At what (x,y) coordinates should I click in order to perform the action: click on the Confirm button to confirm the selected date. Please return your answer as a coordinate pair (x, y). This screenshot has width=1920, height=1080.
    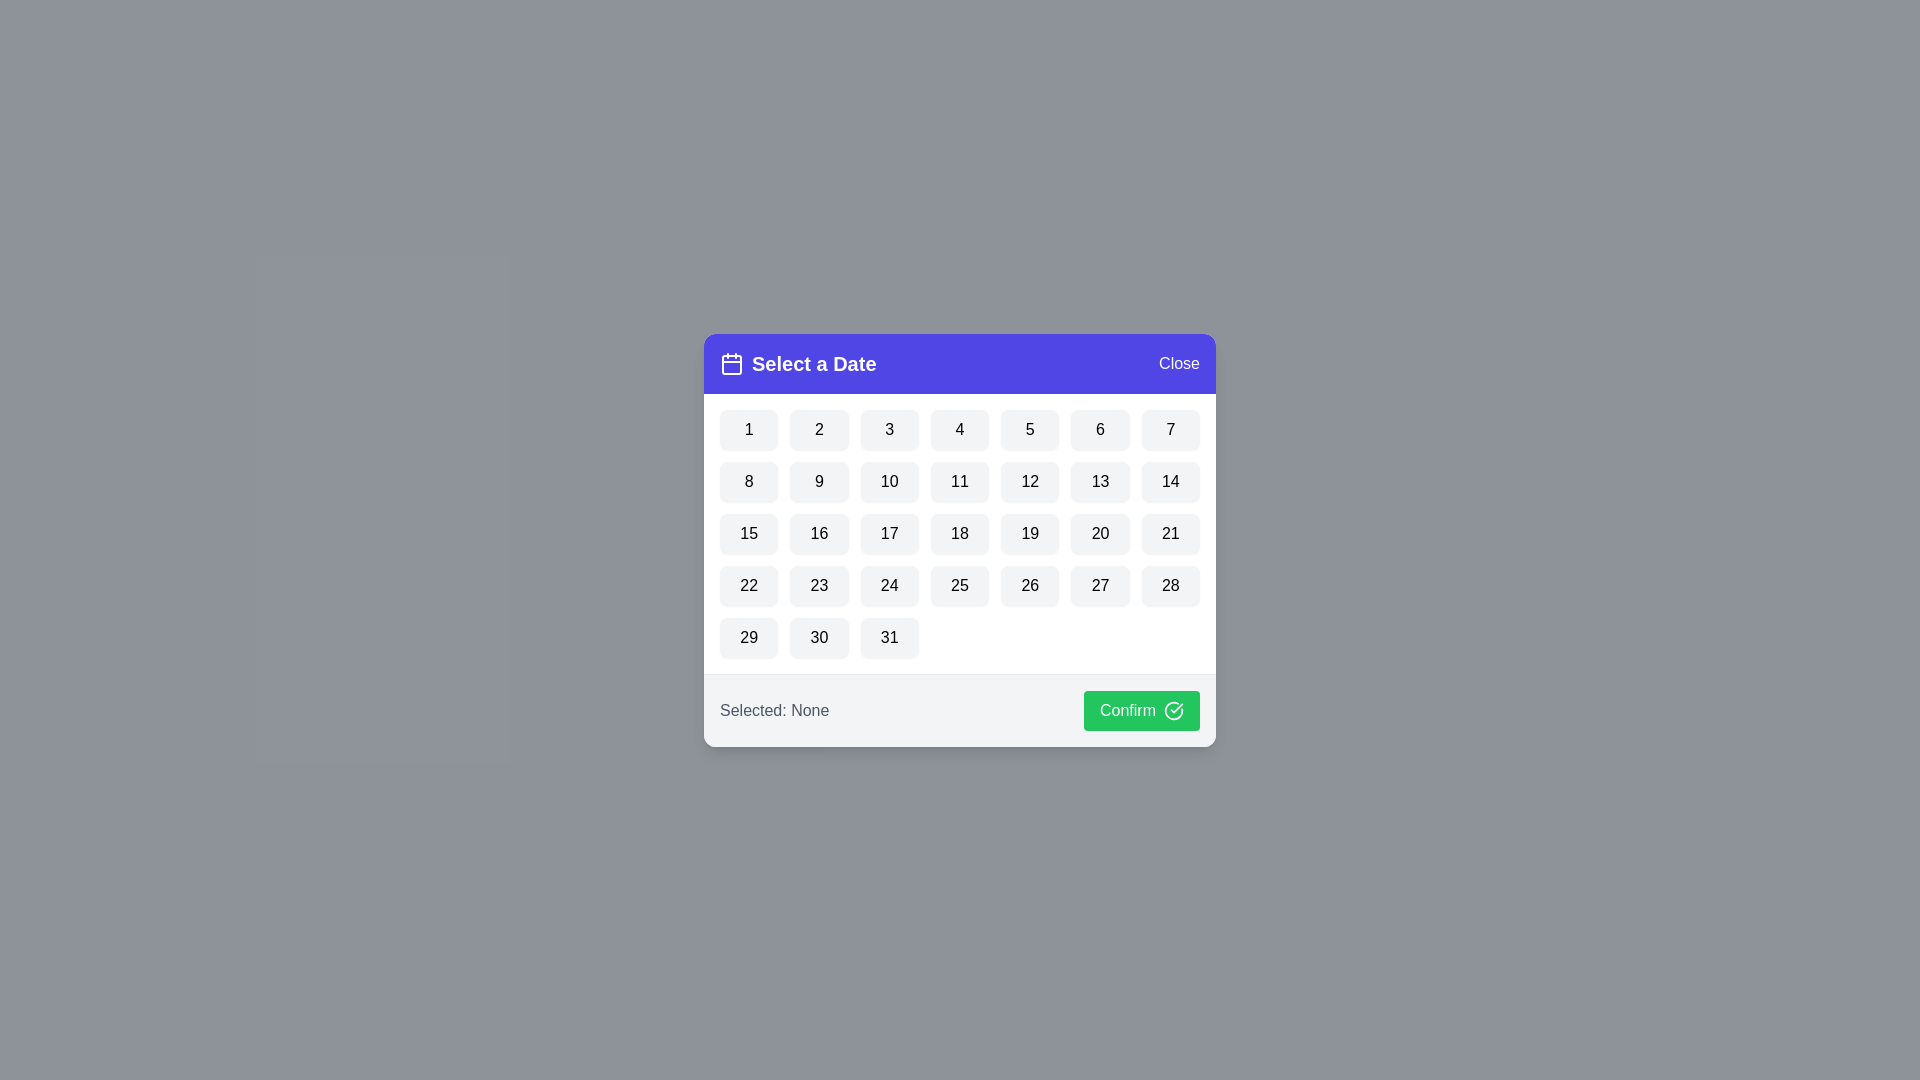
    Looking at the image, I should click on (1142, 709).